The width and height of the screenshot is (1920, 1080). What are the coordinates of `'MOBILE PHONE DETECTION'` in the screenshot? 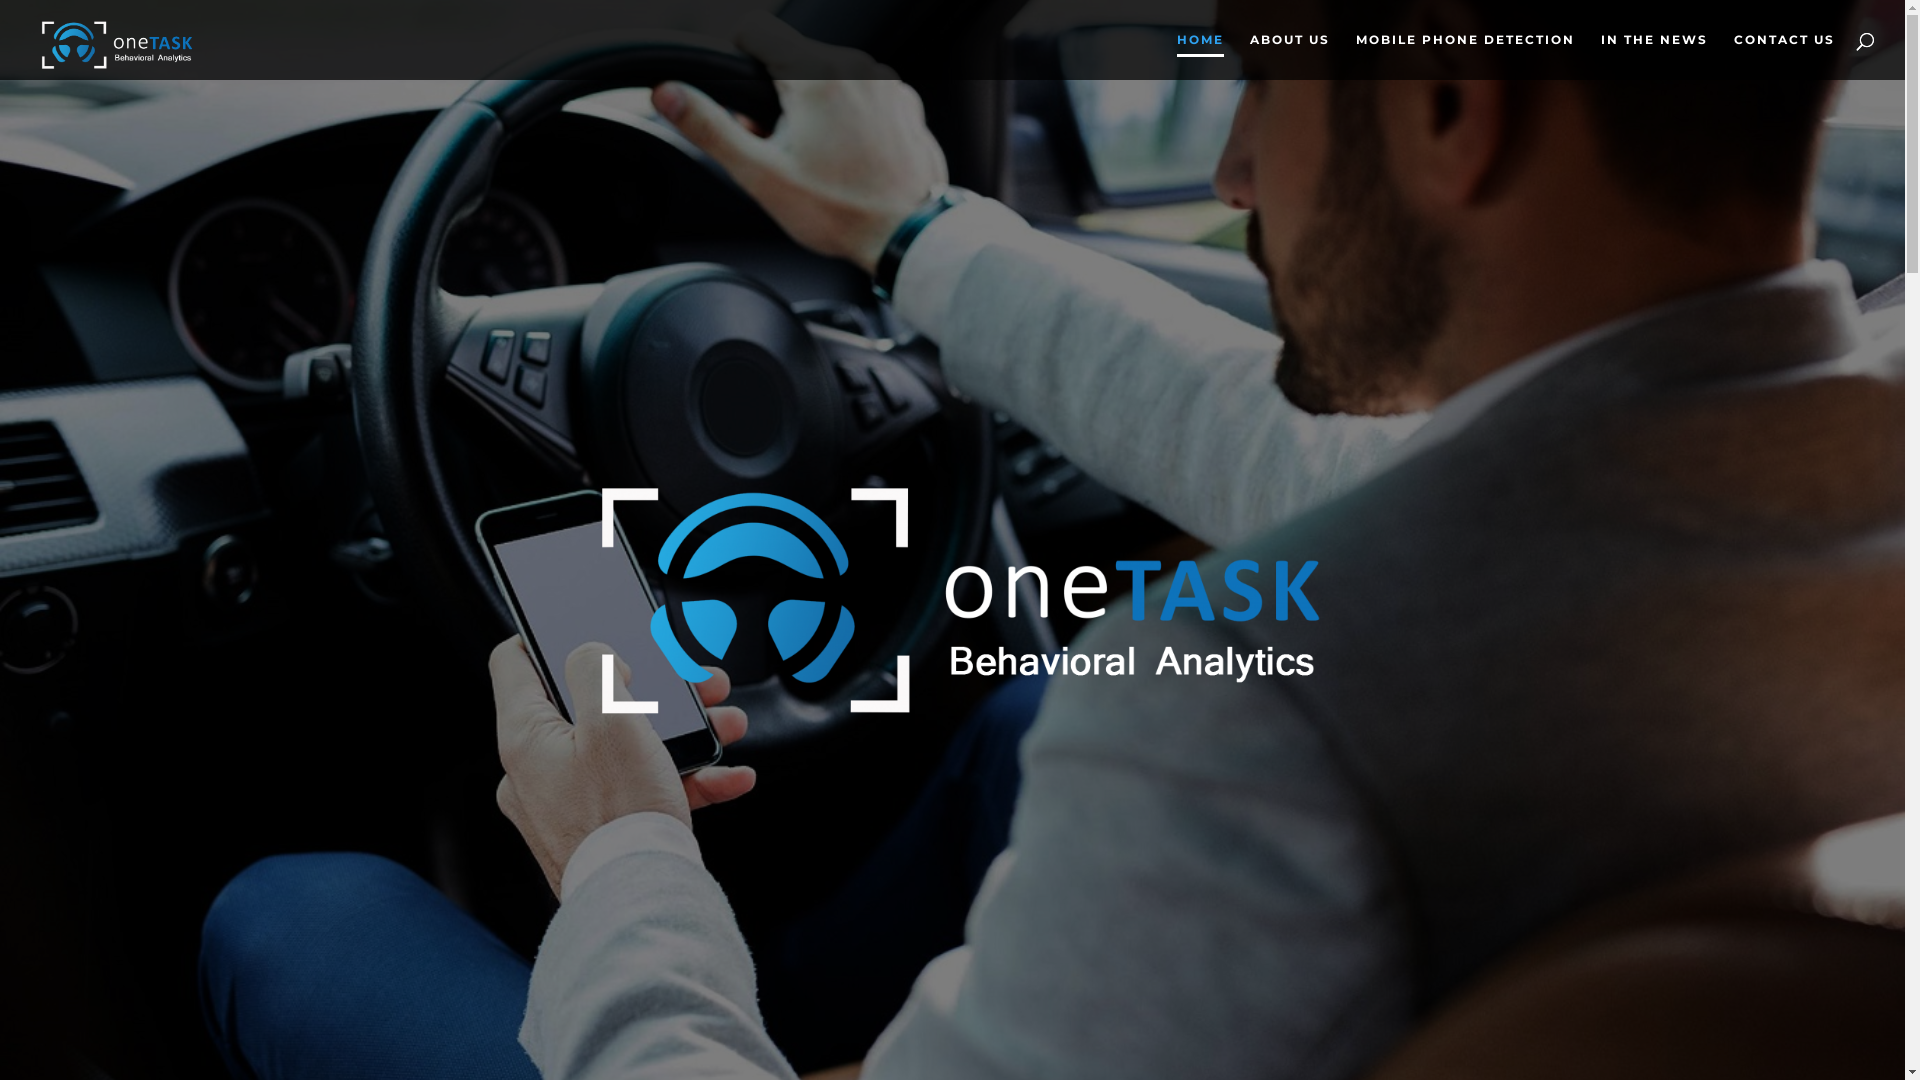 It's located at (1356, 55).